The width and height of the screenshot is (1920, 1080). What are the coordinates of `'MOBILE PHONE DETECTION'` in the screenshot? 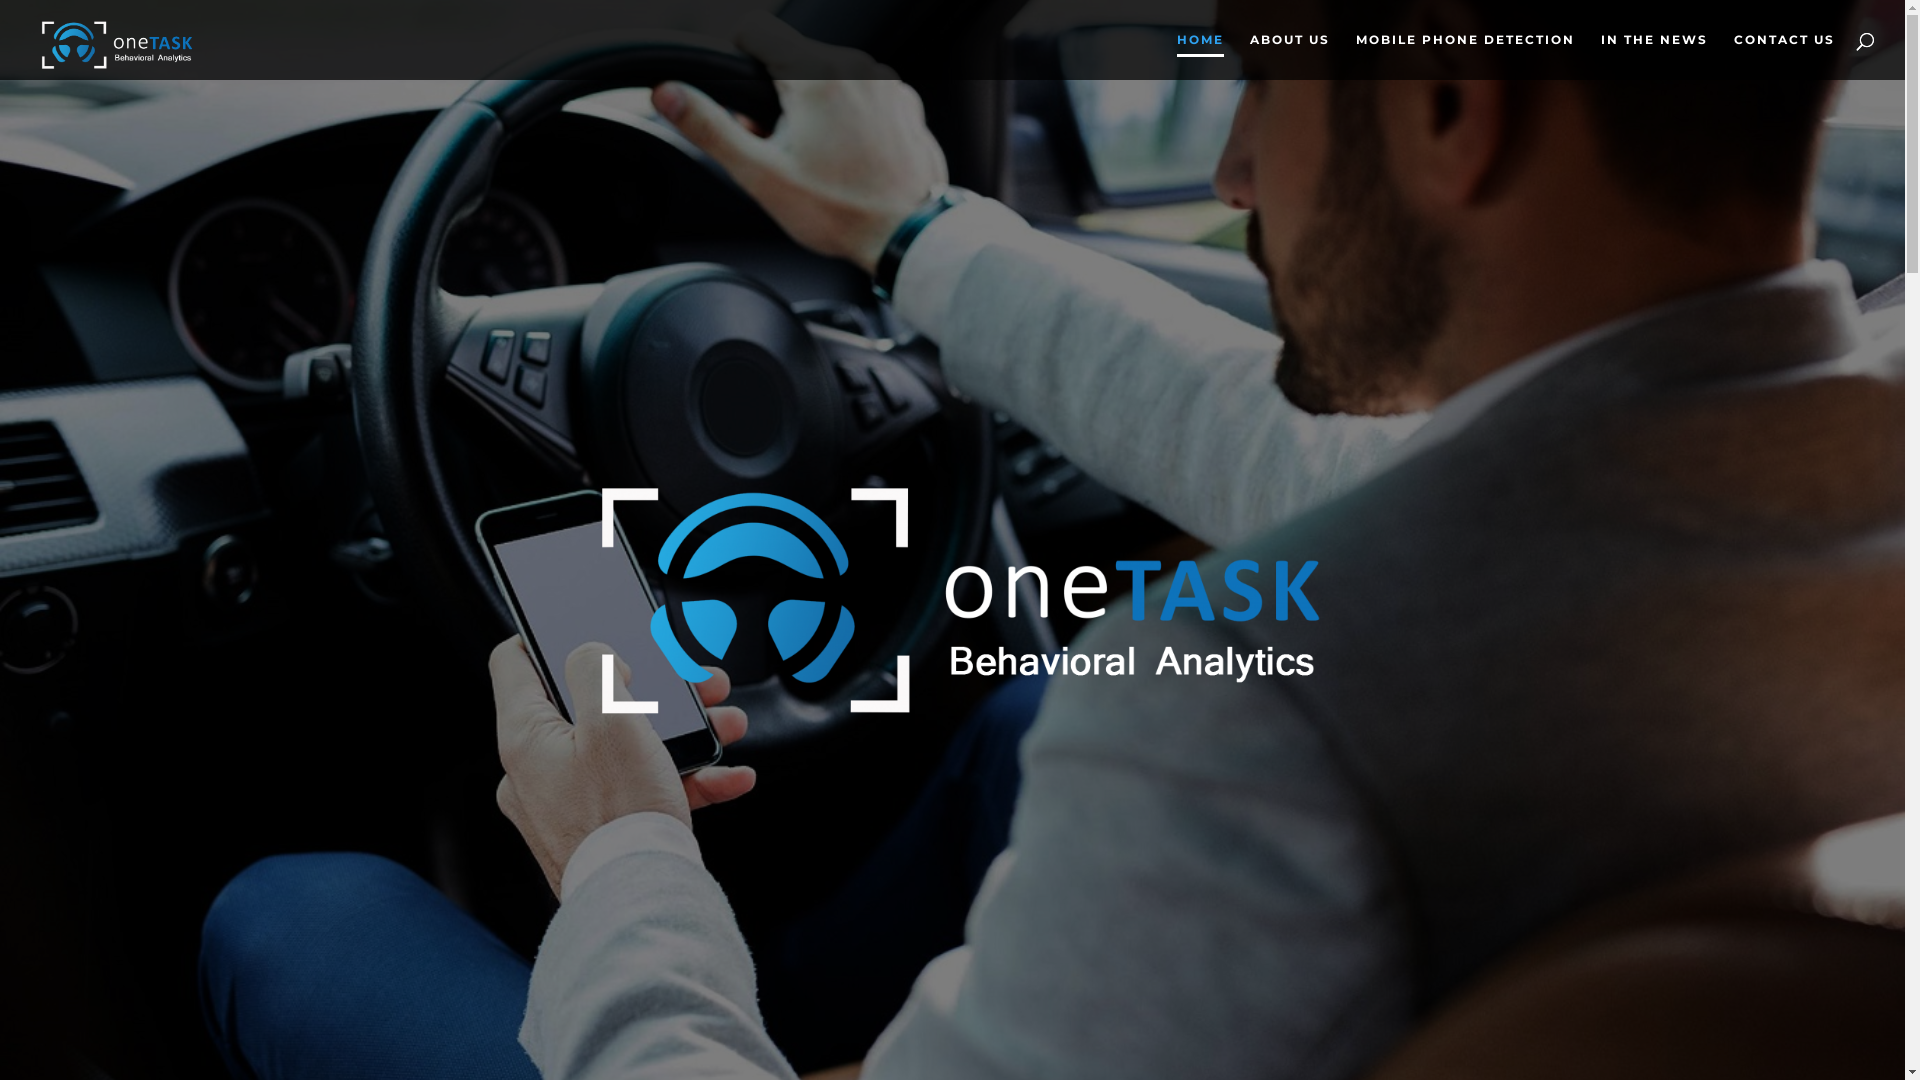 It's located at (1356, 55).